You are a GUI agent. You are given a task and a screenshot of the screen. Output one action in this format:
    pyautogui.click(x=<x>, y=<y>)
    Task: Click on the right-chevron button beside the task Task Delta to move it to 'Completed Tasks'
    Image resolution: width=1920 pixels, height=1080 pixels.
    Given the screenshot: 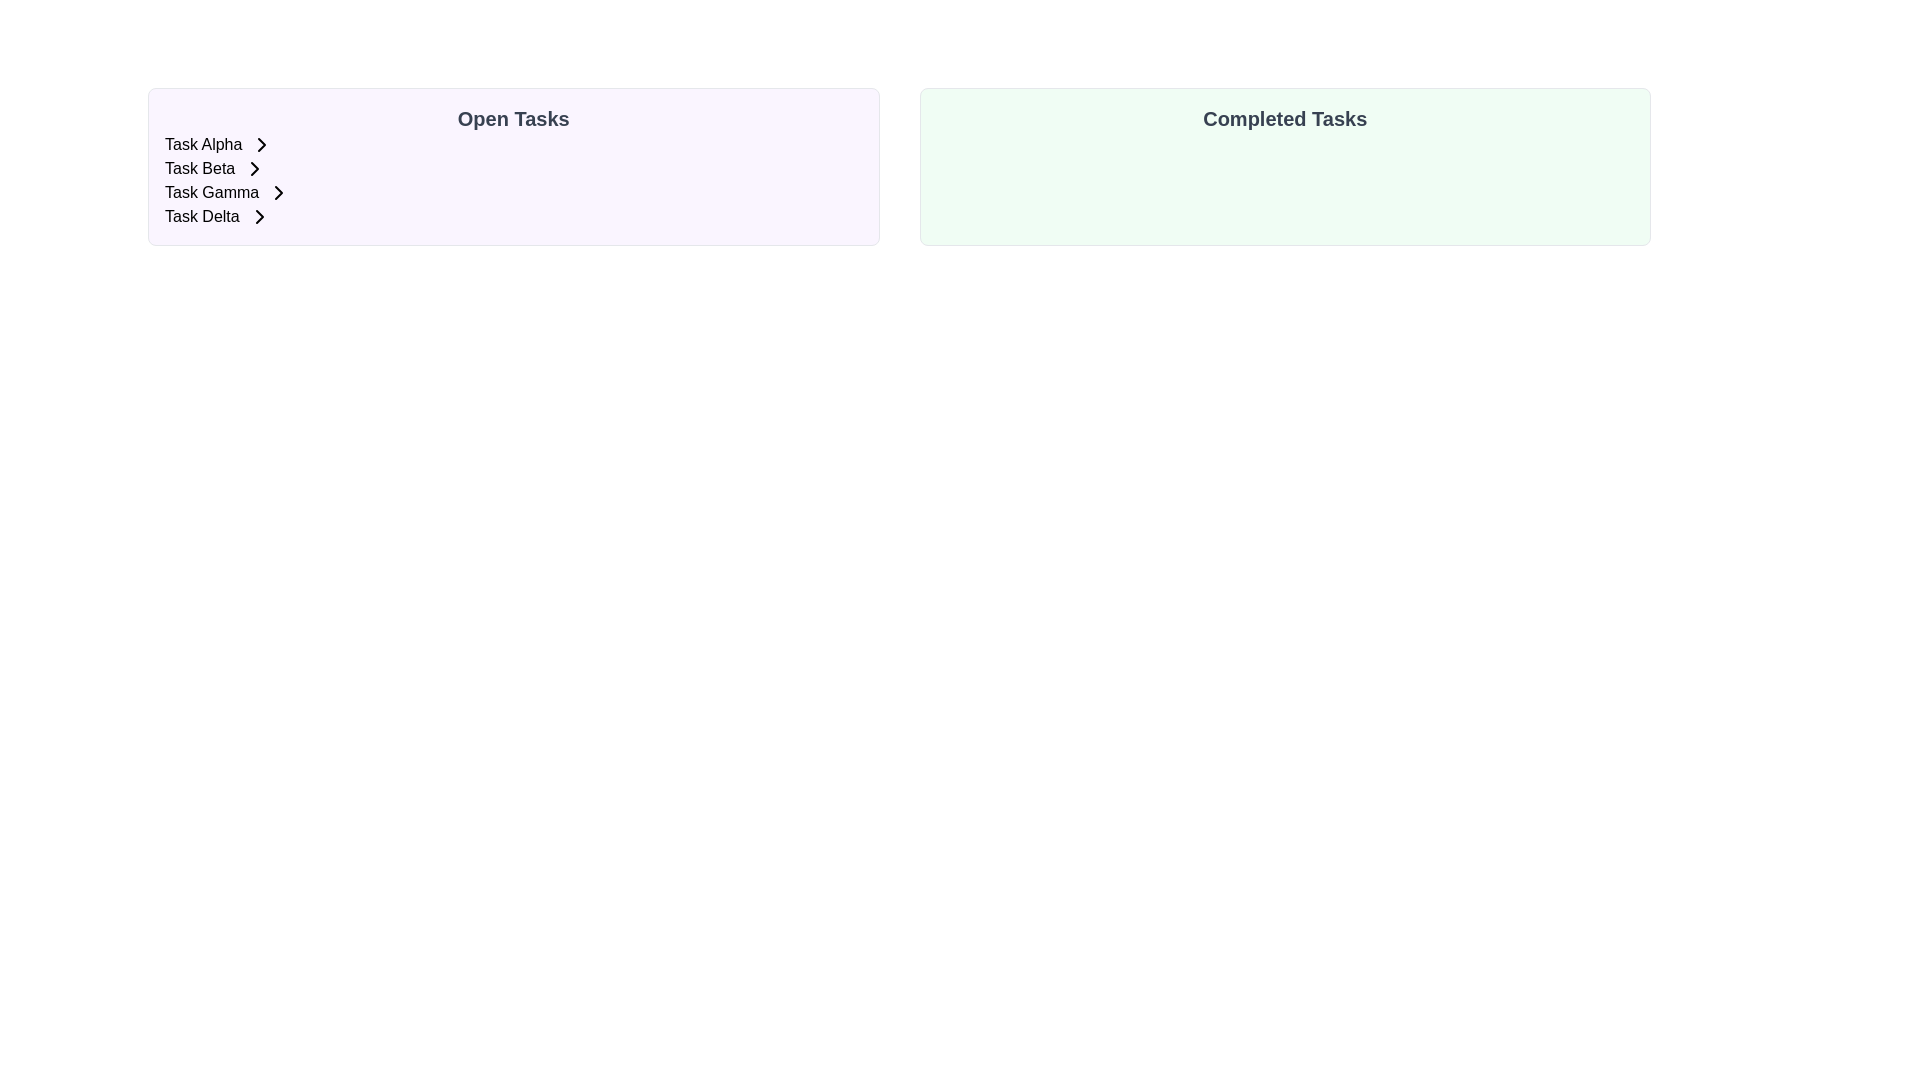 What is the action you would take?
    pyautogui.click(x=258, y=216)
    